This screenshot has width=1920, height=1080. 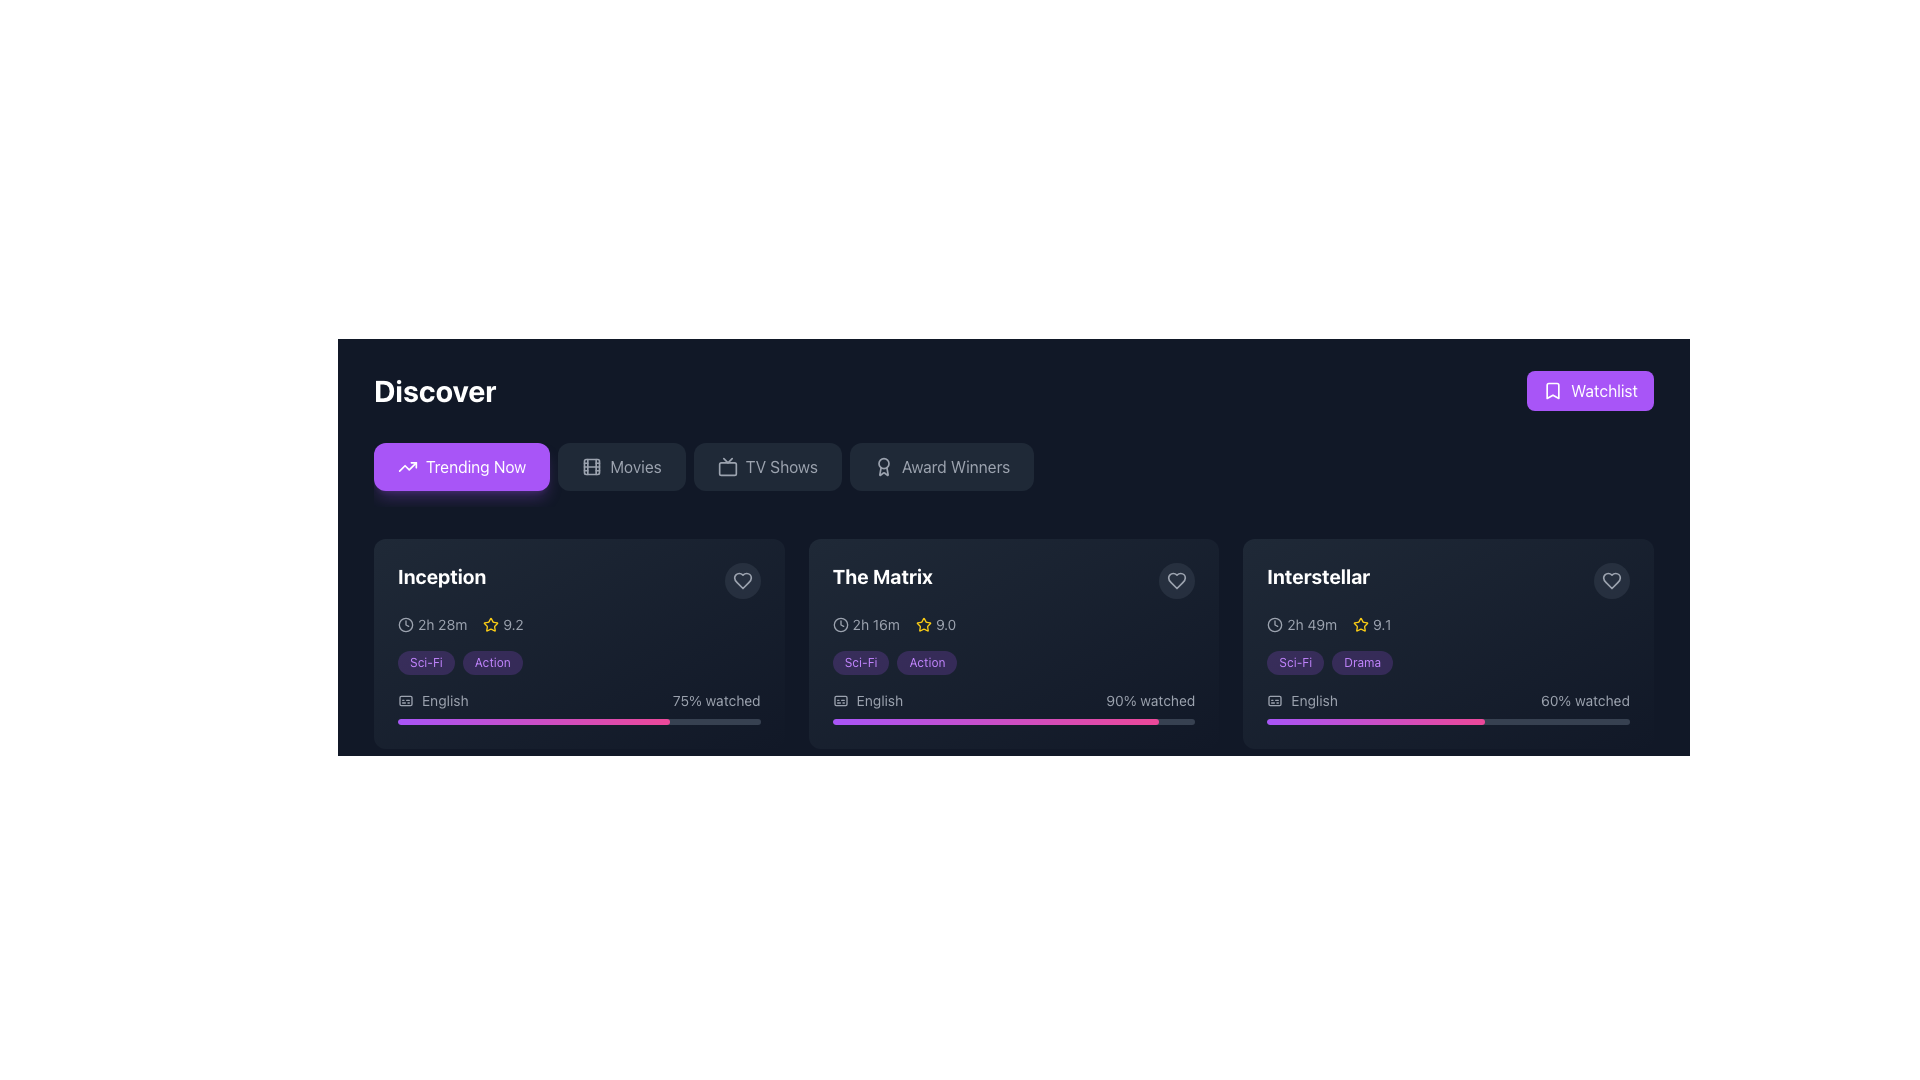 I want to click on the visual rating indicator displaying a score of 9.2 for the movie Inception, located in the bottom-left section of the card, so click(x=503, y=623).